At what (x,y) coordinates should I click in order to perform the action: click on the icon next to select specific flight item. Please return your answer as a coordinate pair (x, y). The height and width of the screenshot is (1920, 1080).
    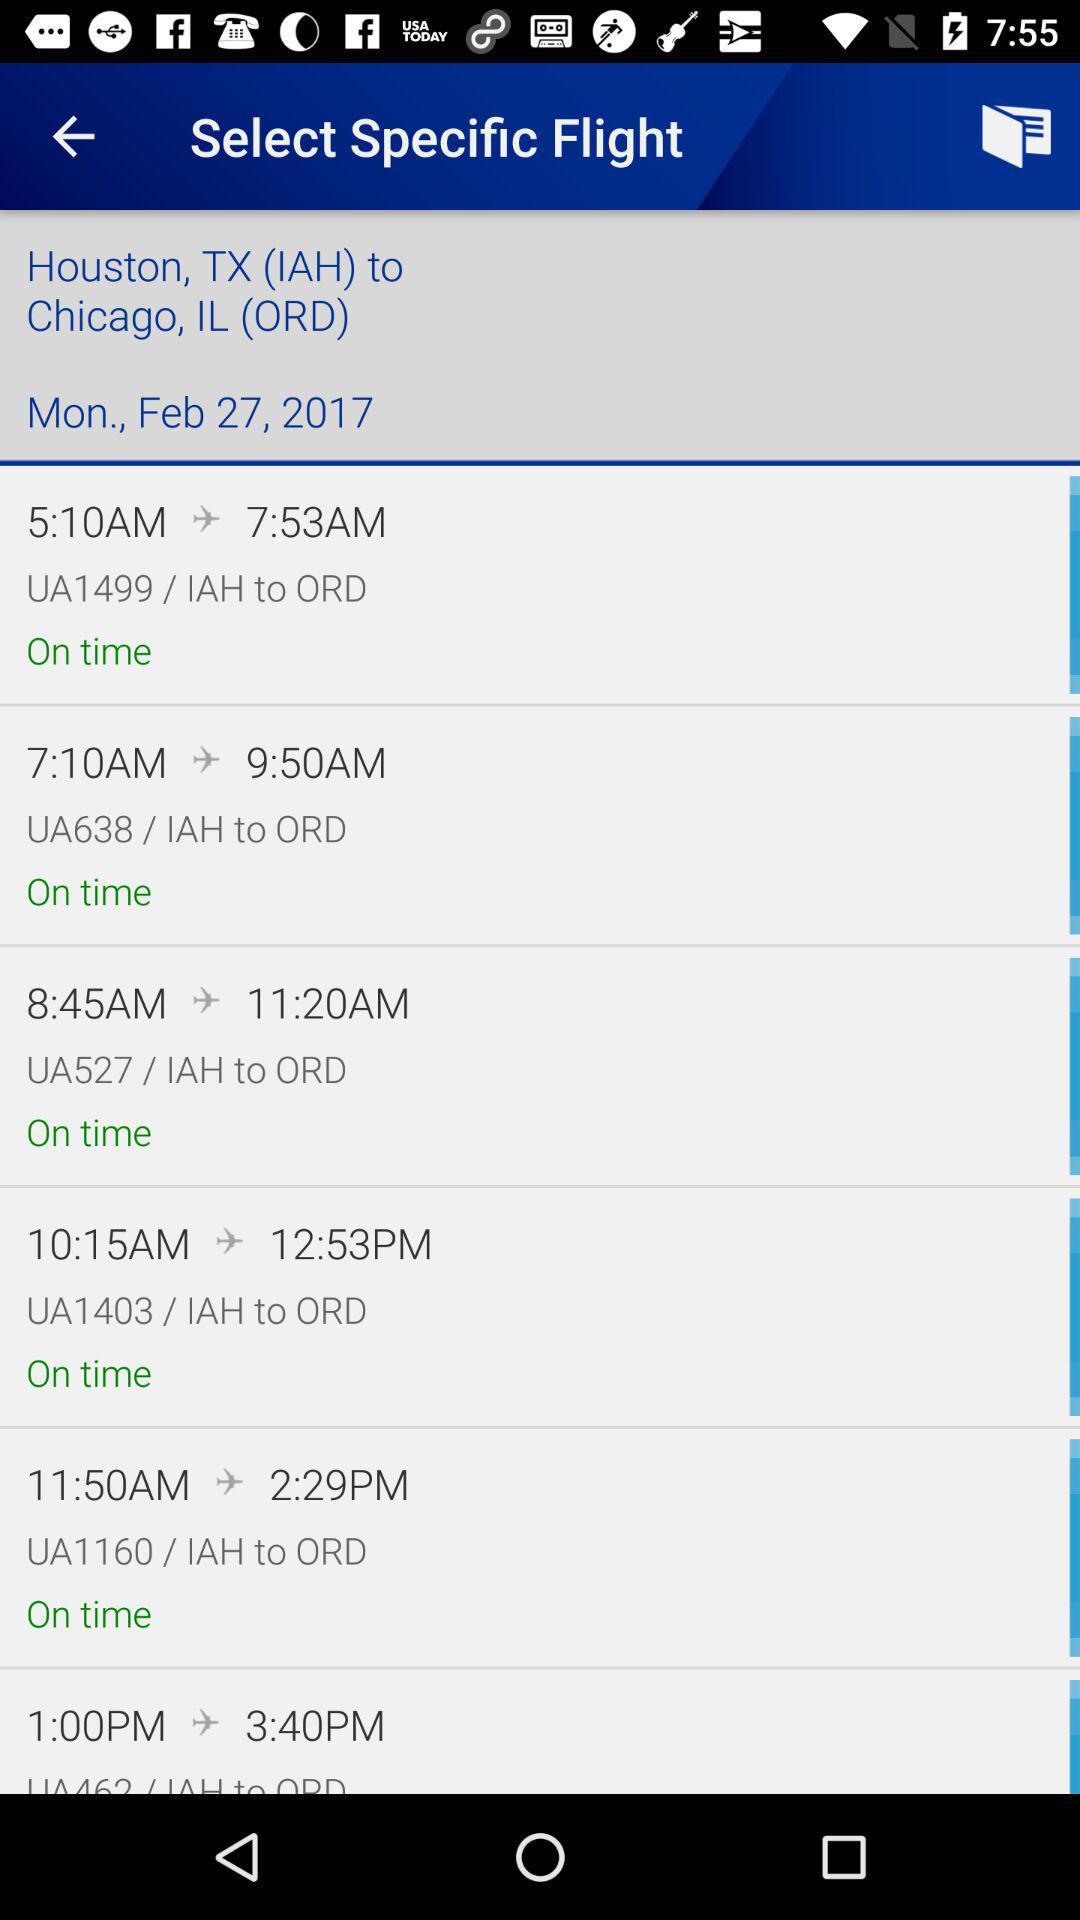
    Looking at the image, I should click on (1017, 135).